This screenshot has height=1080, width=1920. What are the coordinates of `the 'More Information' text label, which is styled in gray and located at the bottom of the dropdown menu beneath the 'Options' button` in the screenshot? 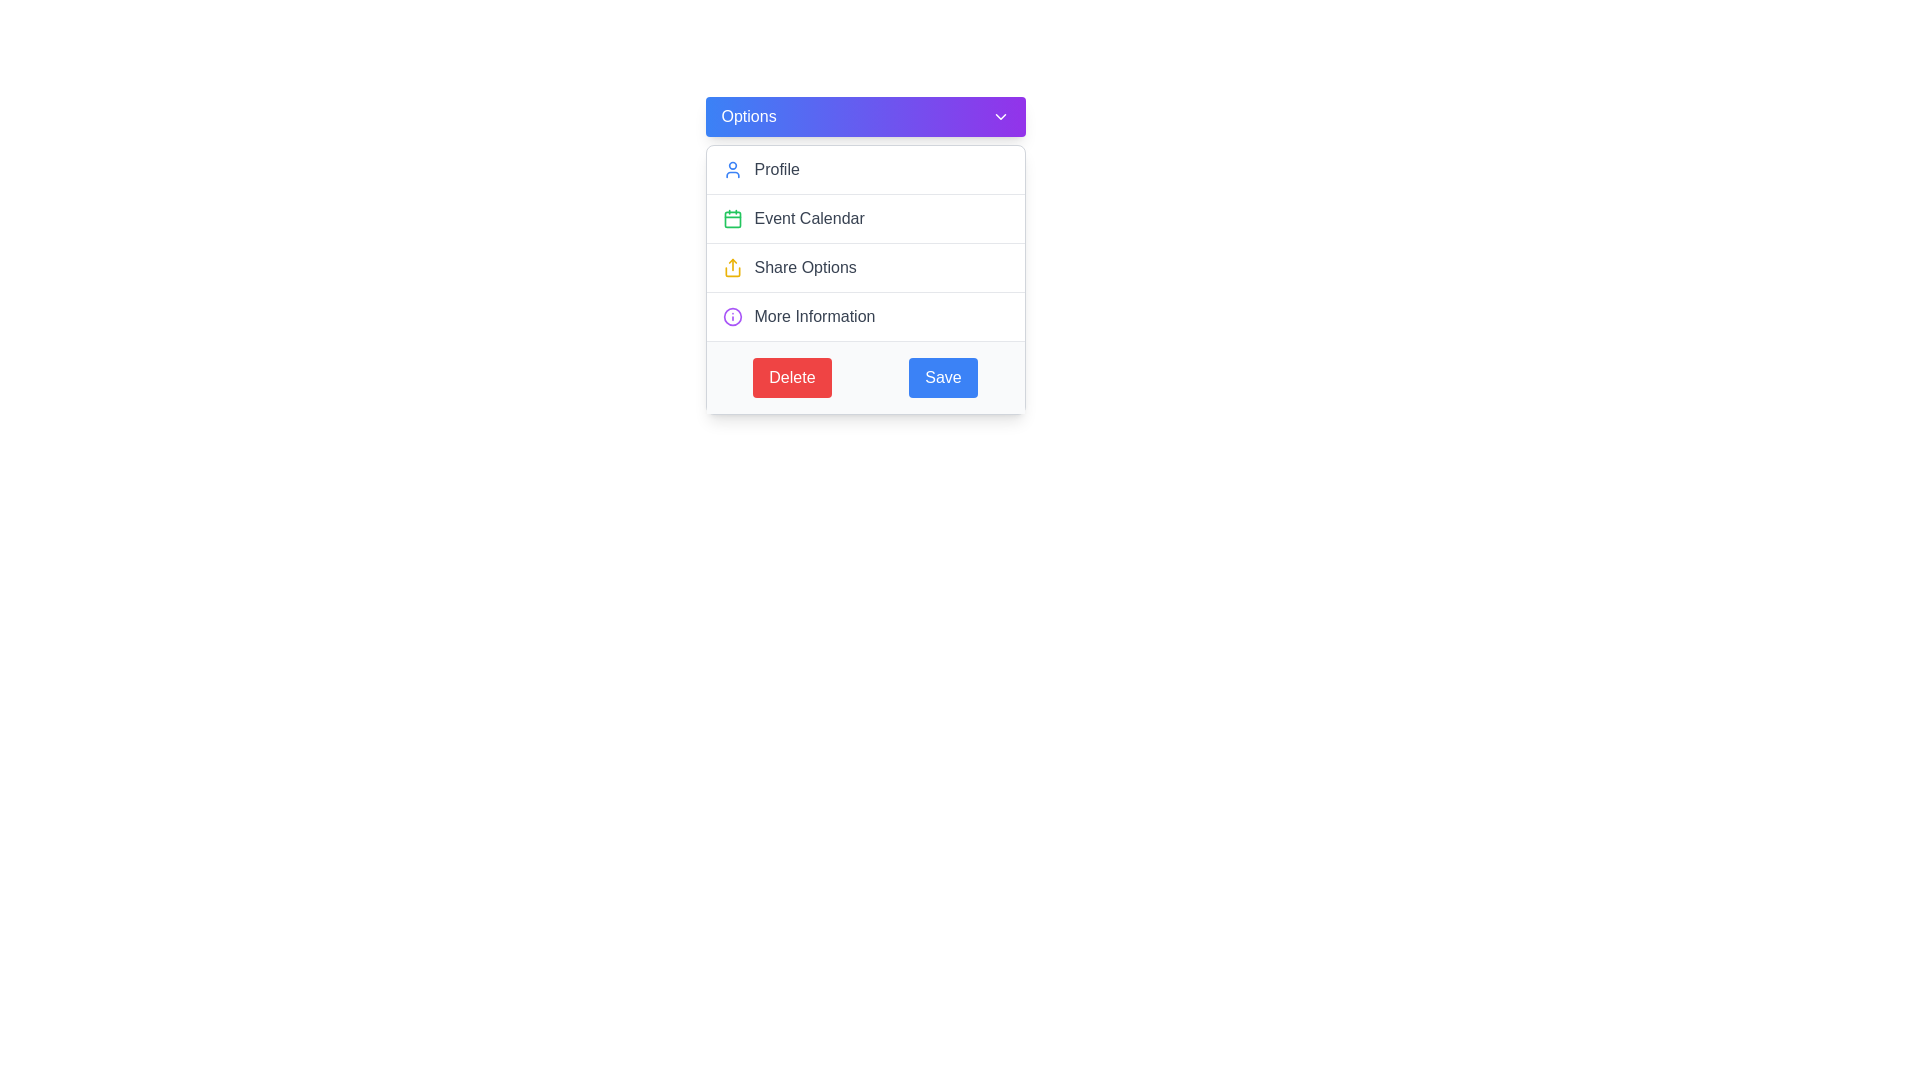 It's located at (815, 315).